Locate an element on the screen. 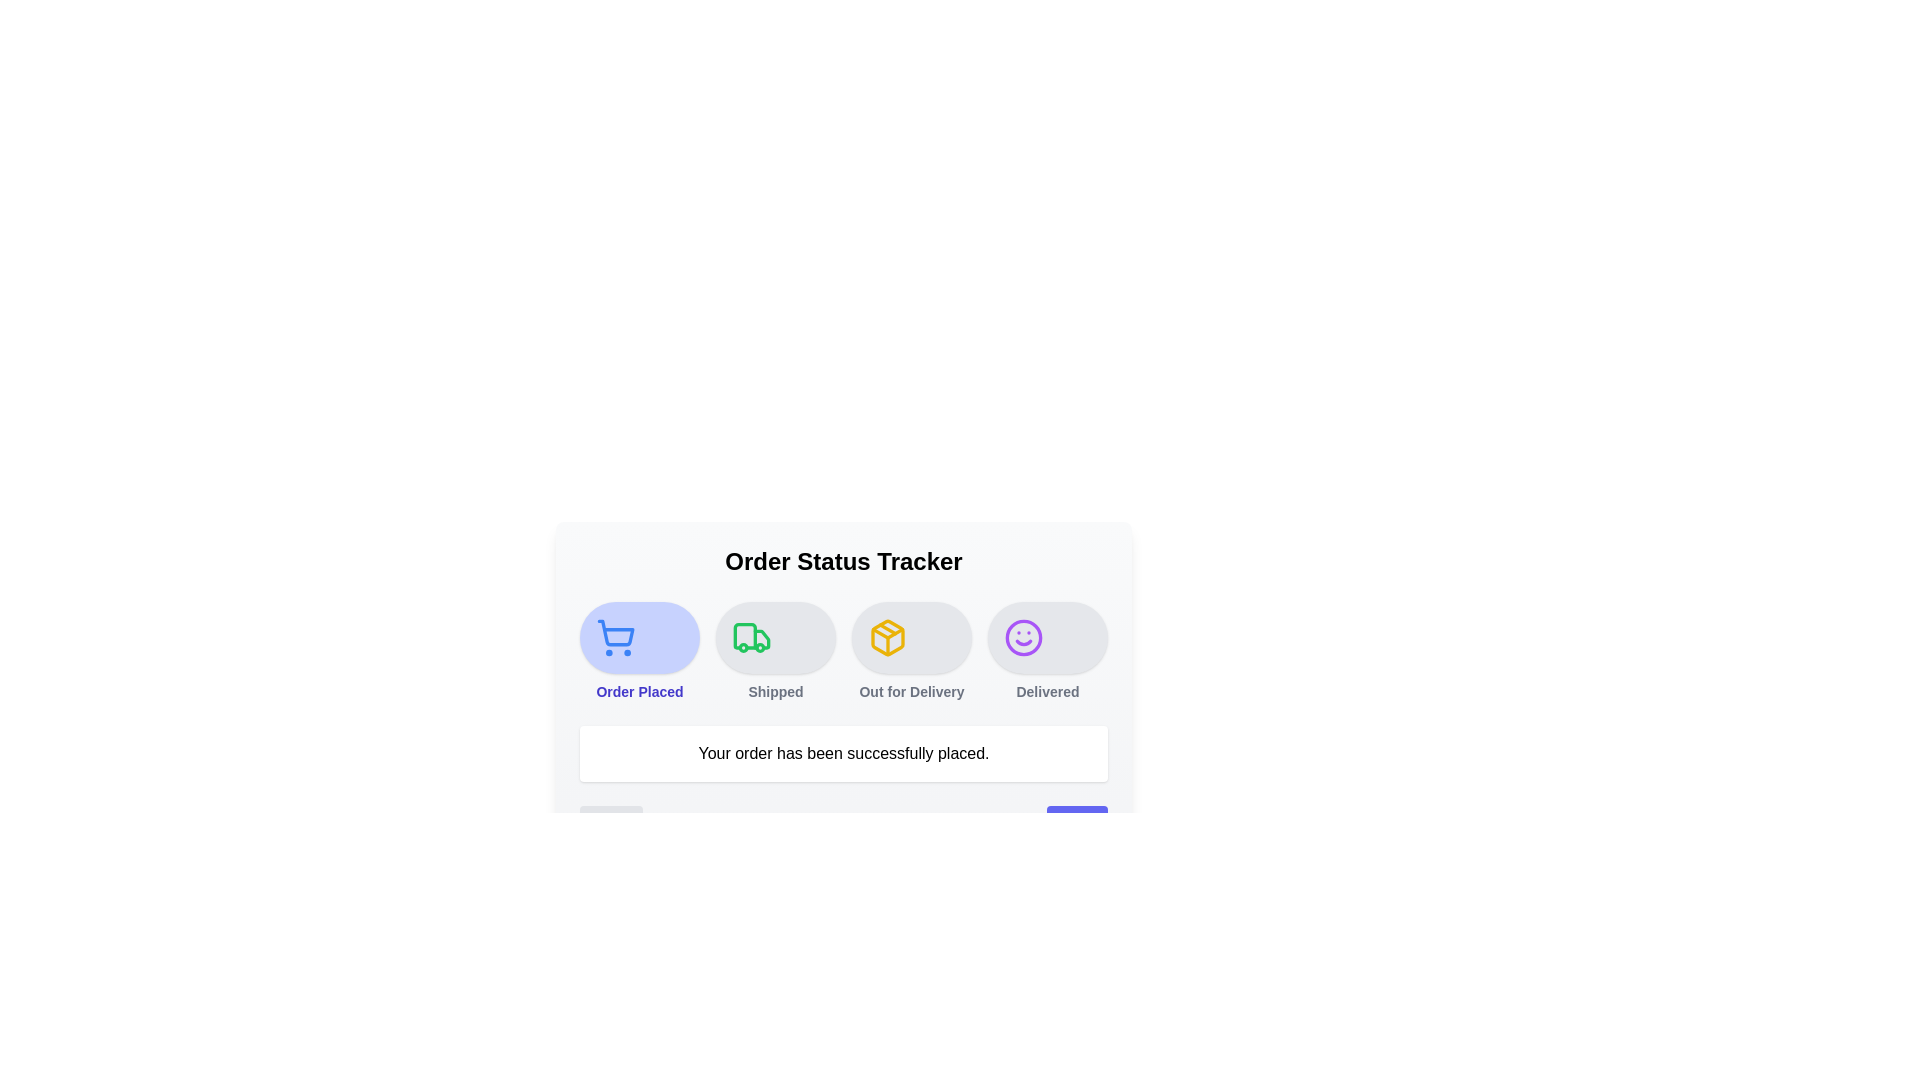 This screenshot has width=1920, height=1080. the step icon corresponding to Out for Delivery to highlight it and view its details is located at coordinates (911, 637).